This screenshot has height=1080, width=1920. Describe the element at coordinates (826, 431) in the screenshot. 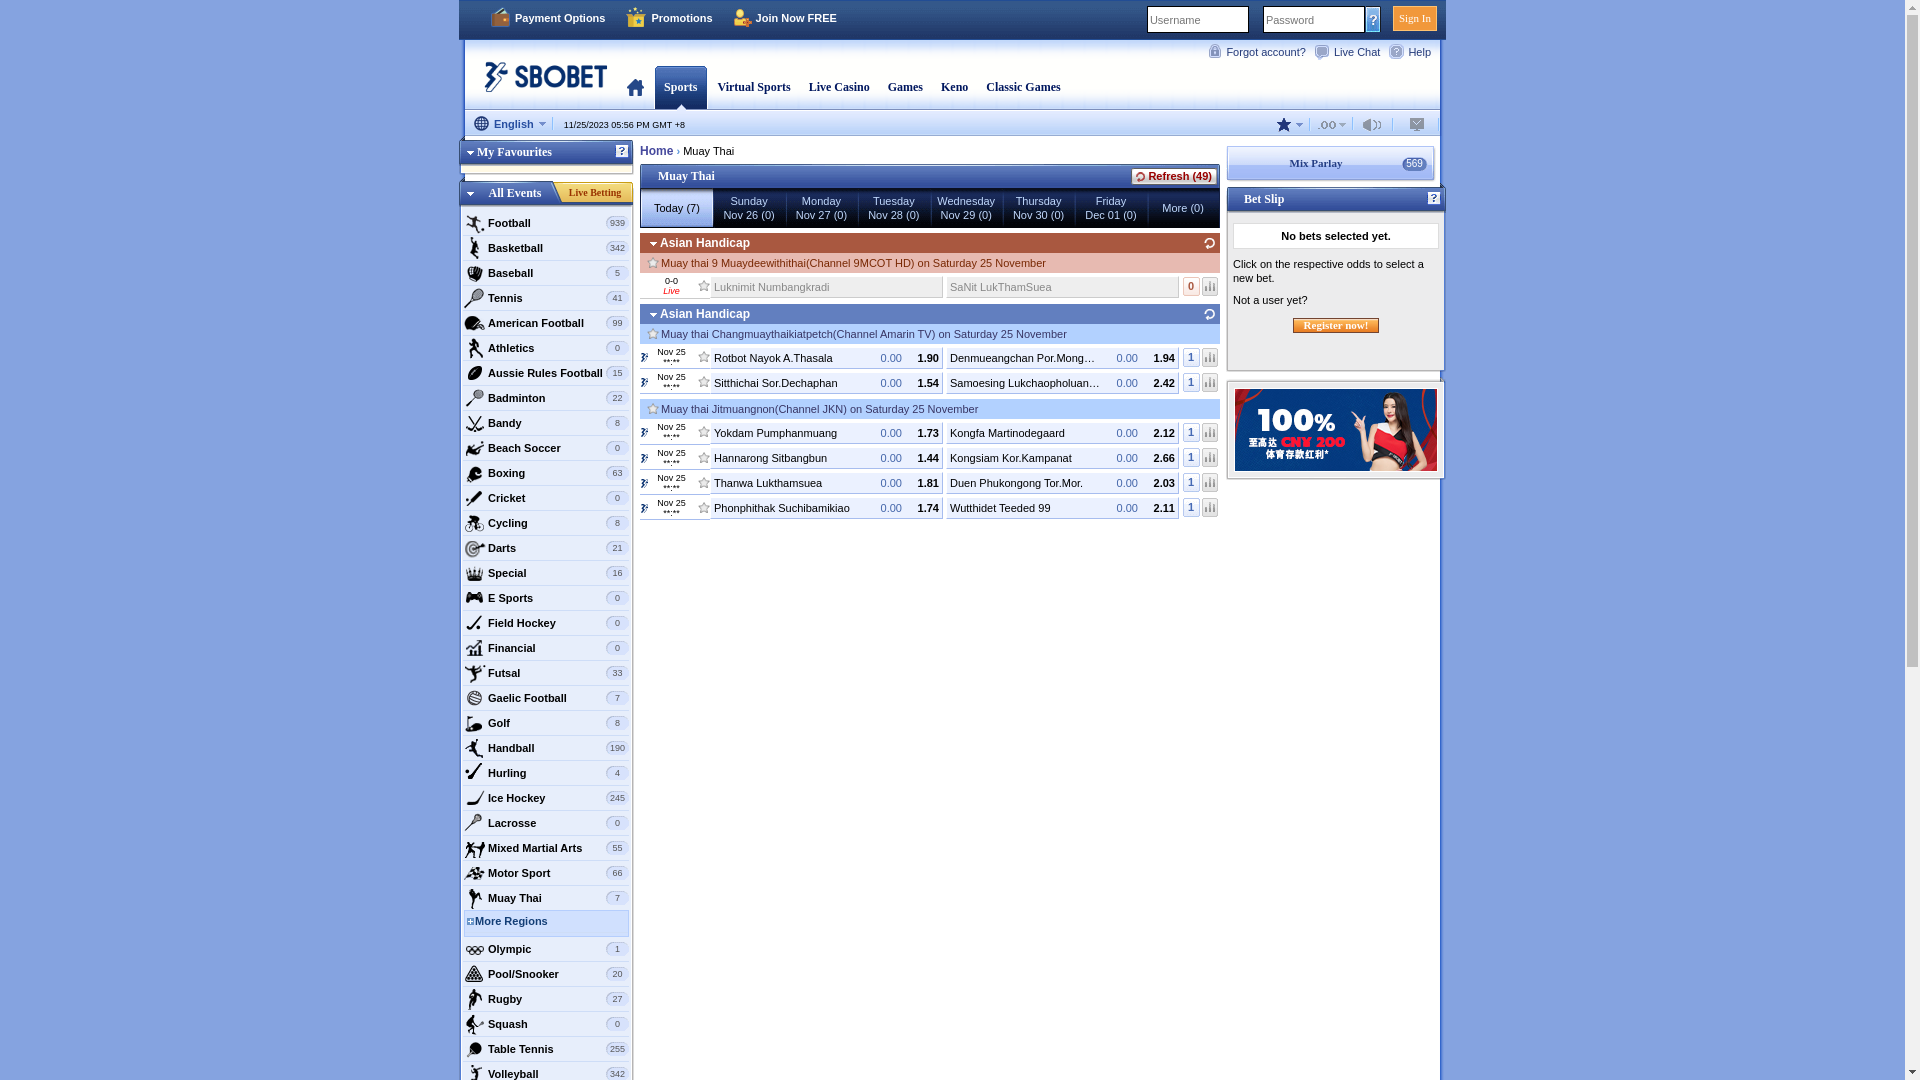

I see `'1.73` at that location.